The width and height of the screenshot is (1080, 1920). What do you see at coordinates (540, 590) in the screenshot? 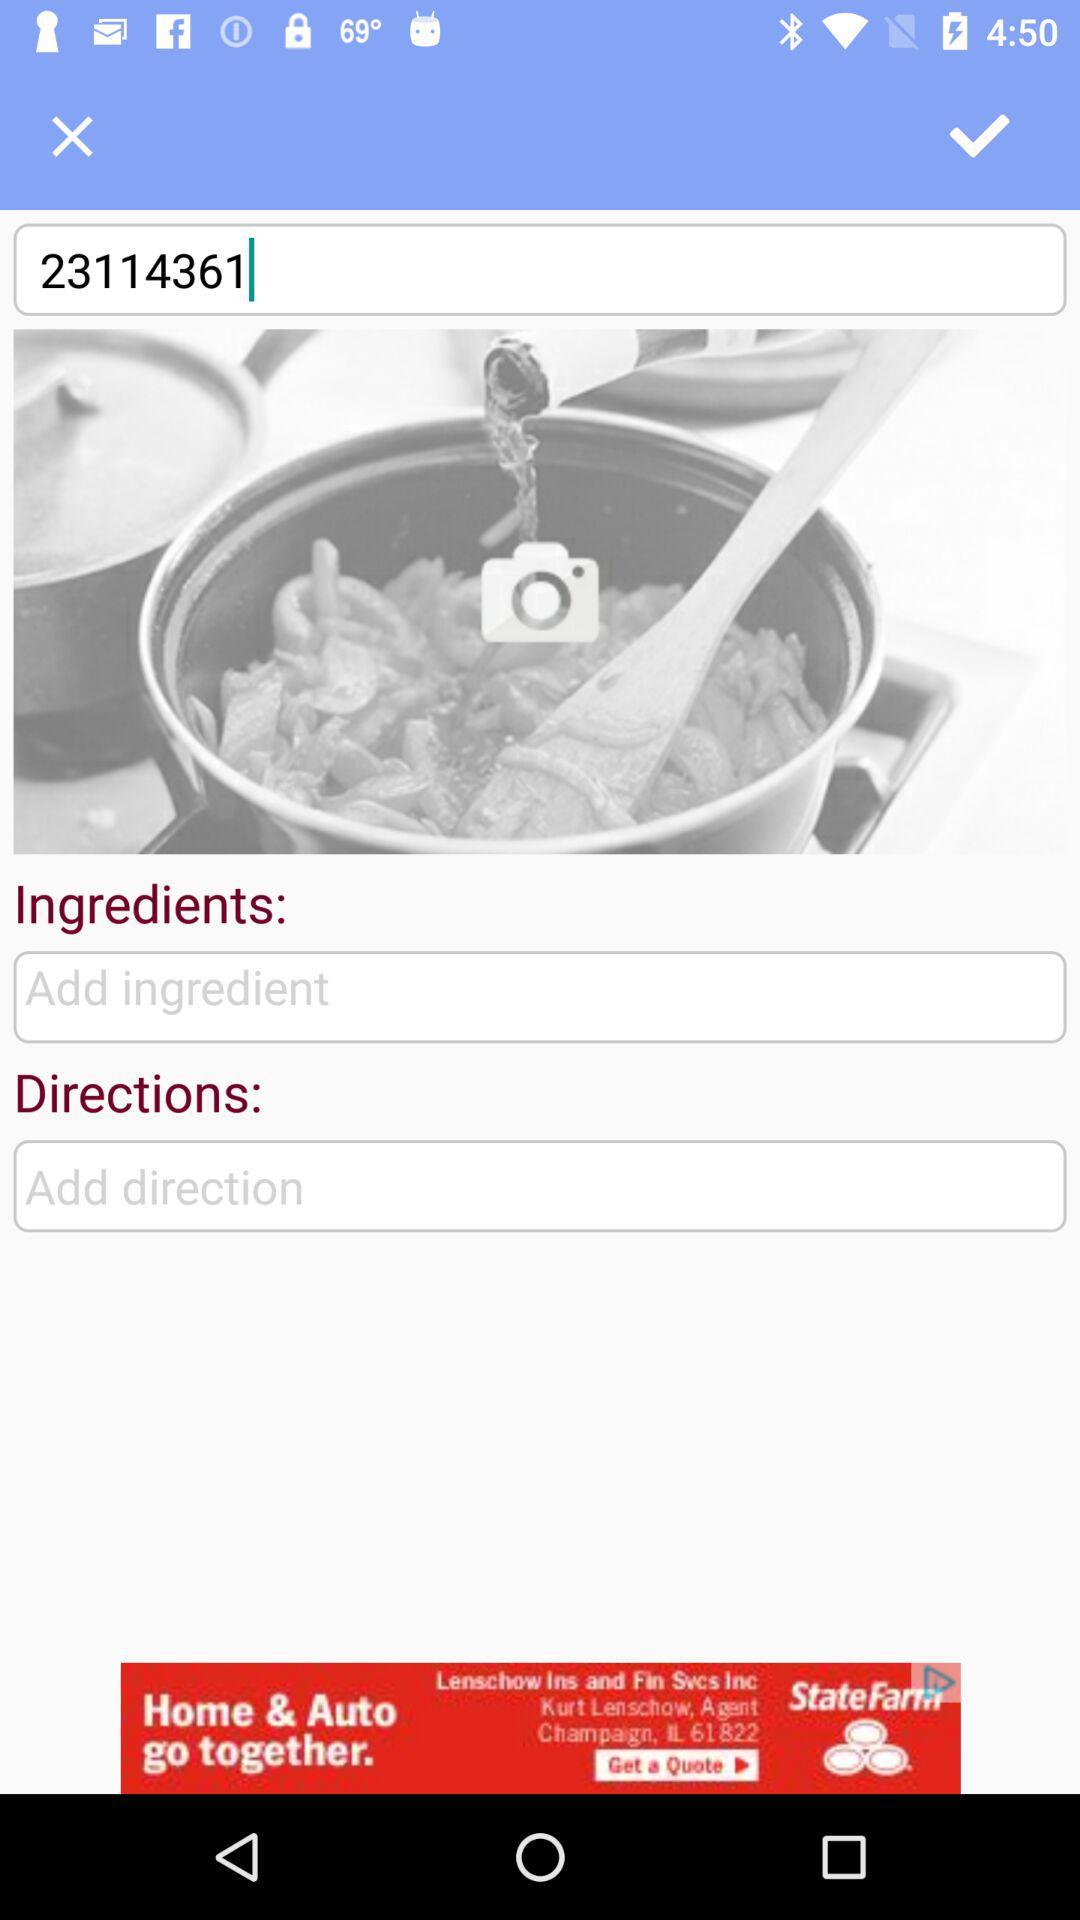
I see `upload picture` at bounding box center [540, 590].